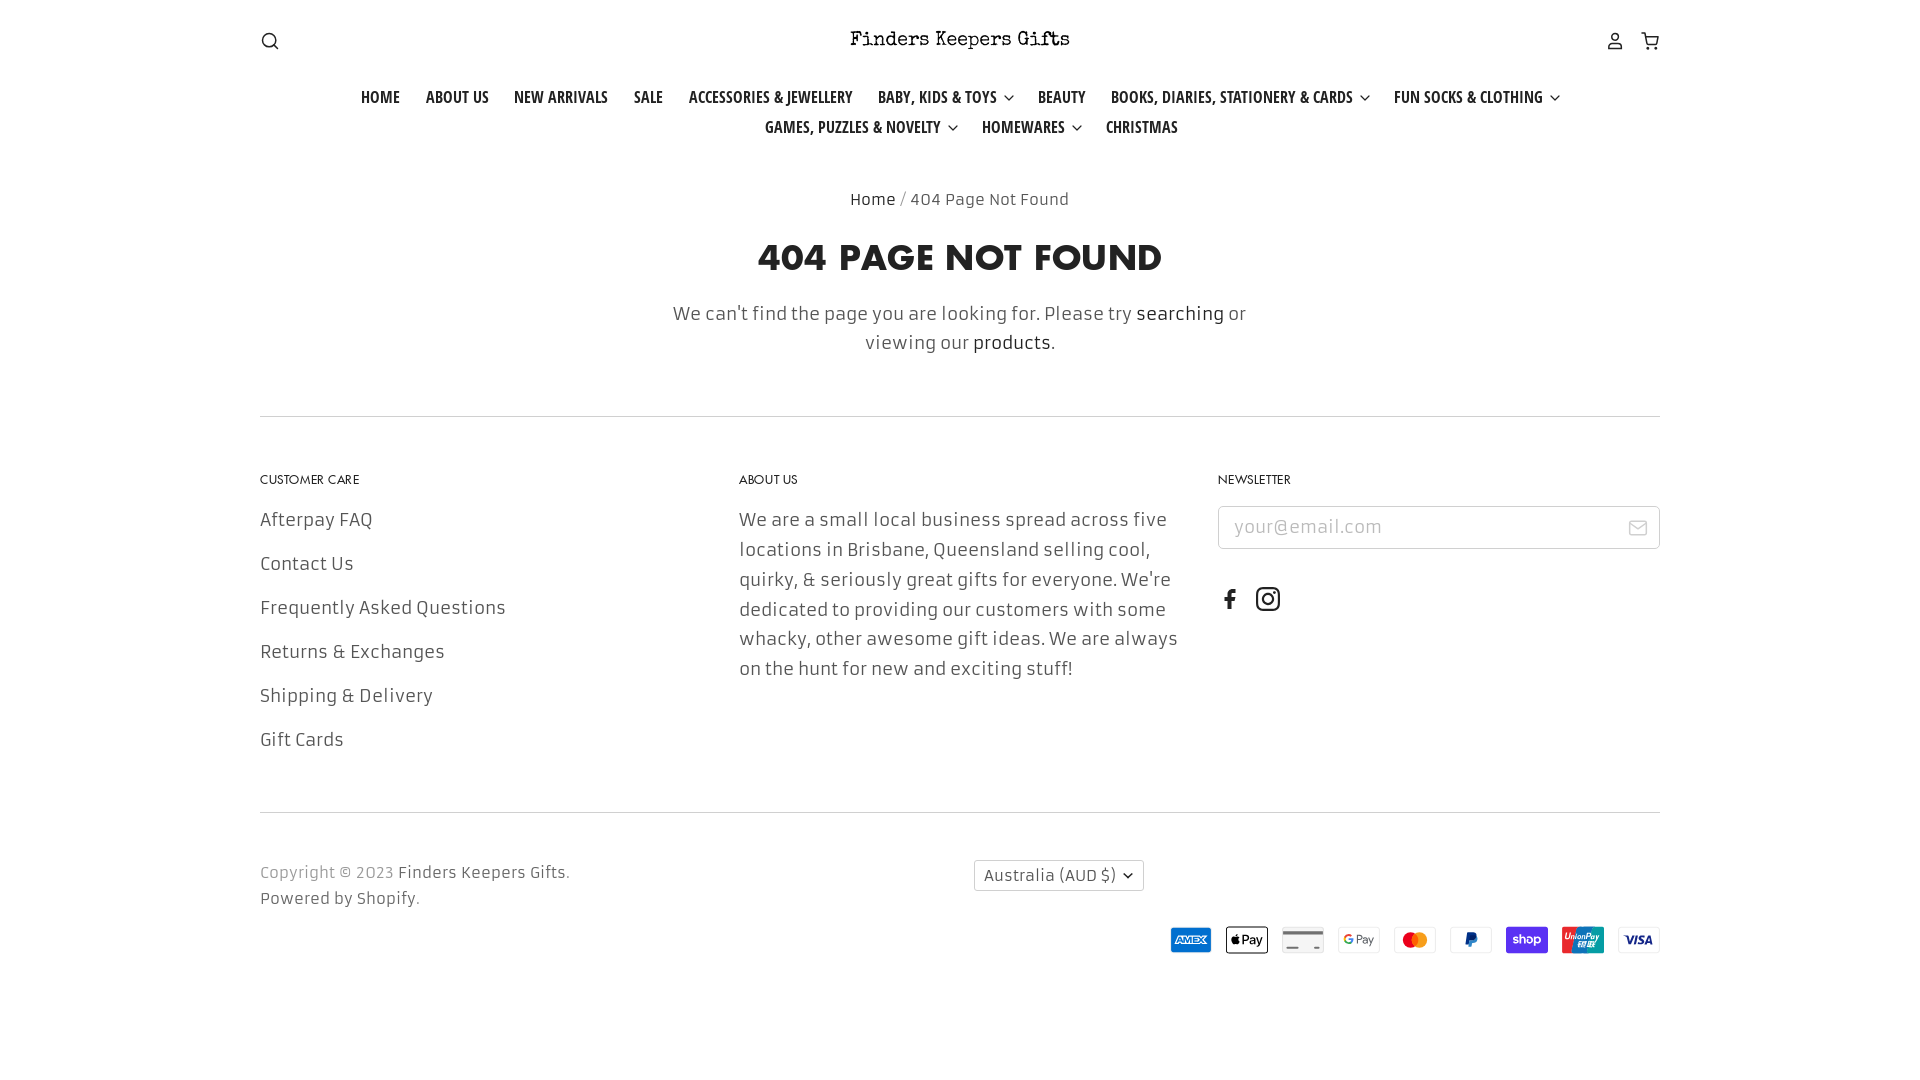 This screenshot has height=1080, width=1920. Describe the element at coordinates (1058, 874) in the screenshot. I see `'Australia (AUD $)'` at that location.